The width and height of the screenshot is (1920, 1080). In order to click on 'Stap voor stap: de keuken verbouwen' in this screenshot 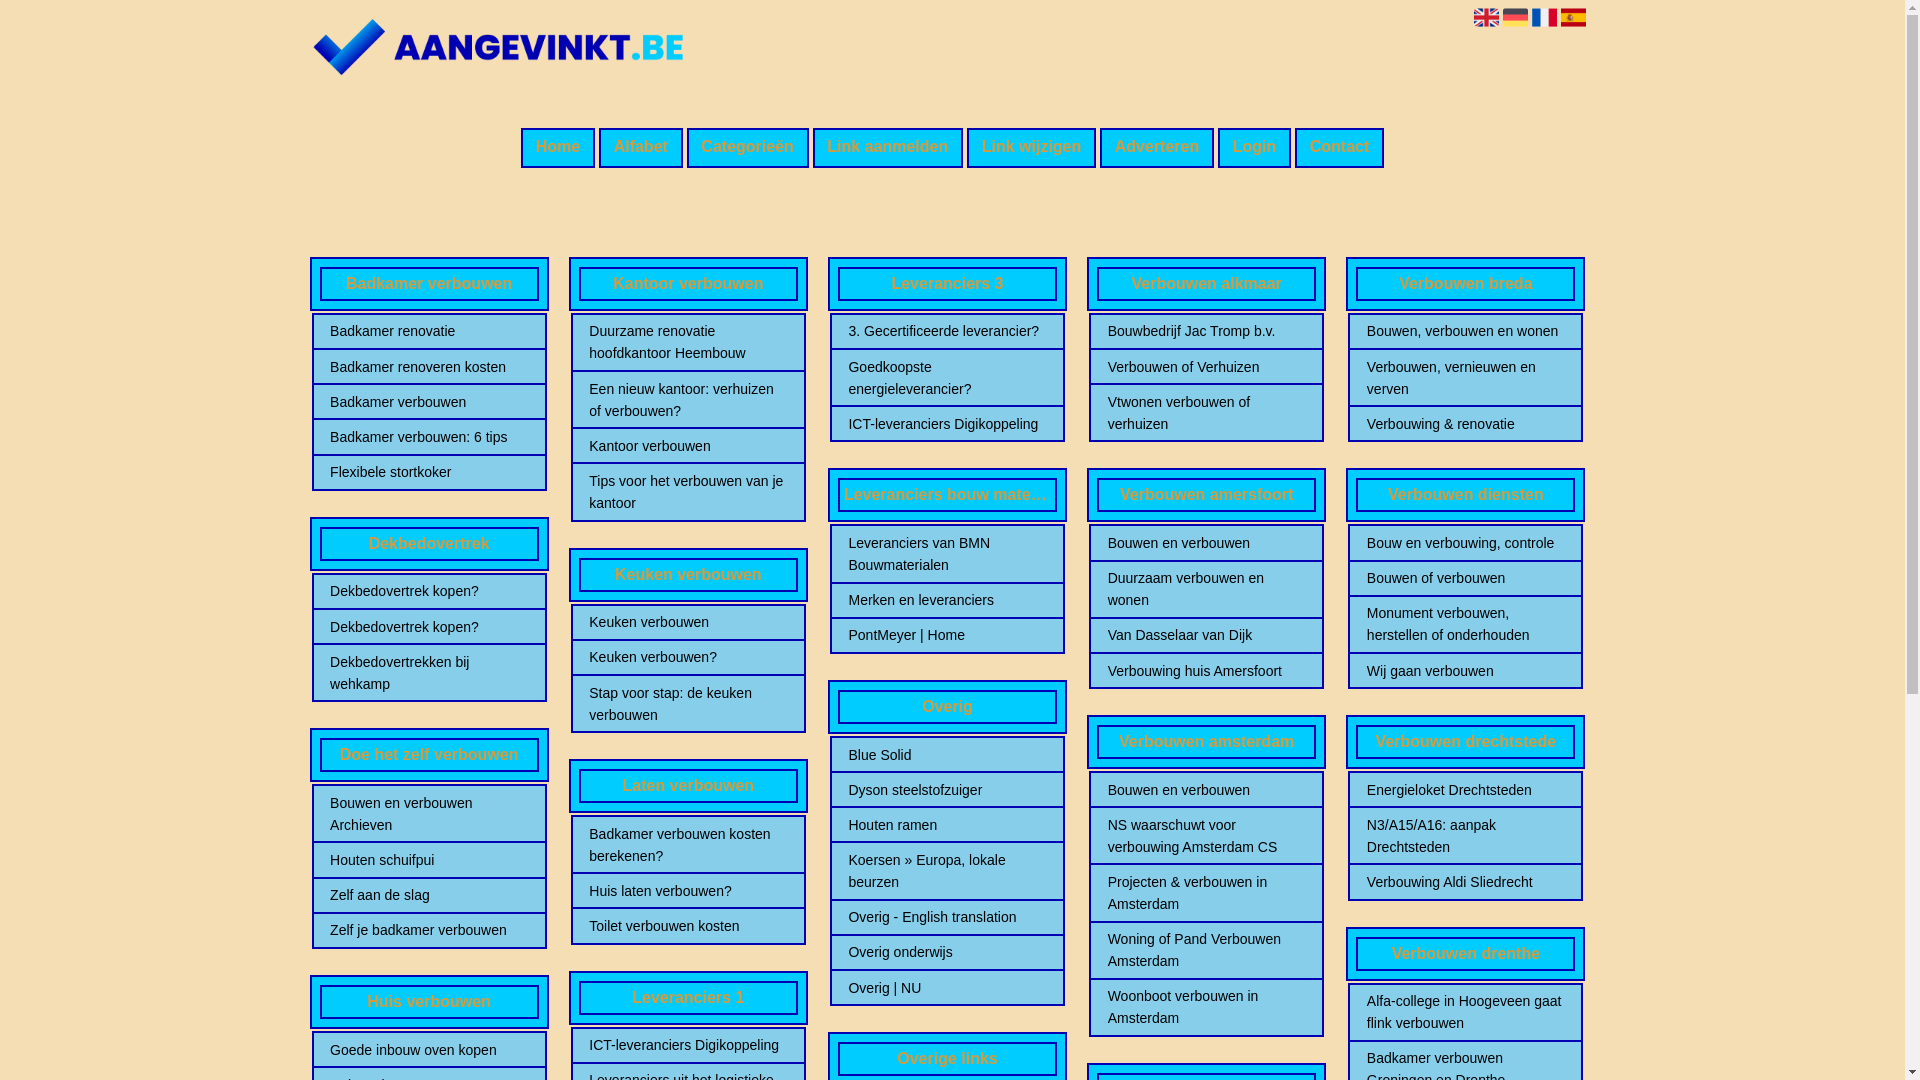, I will do `click(588, 703)`.